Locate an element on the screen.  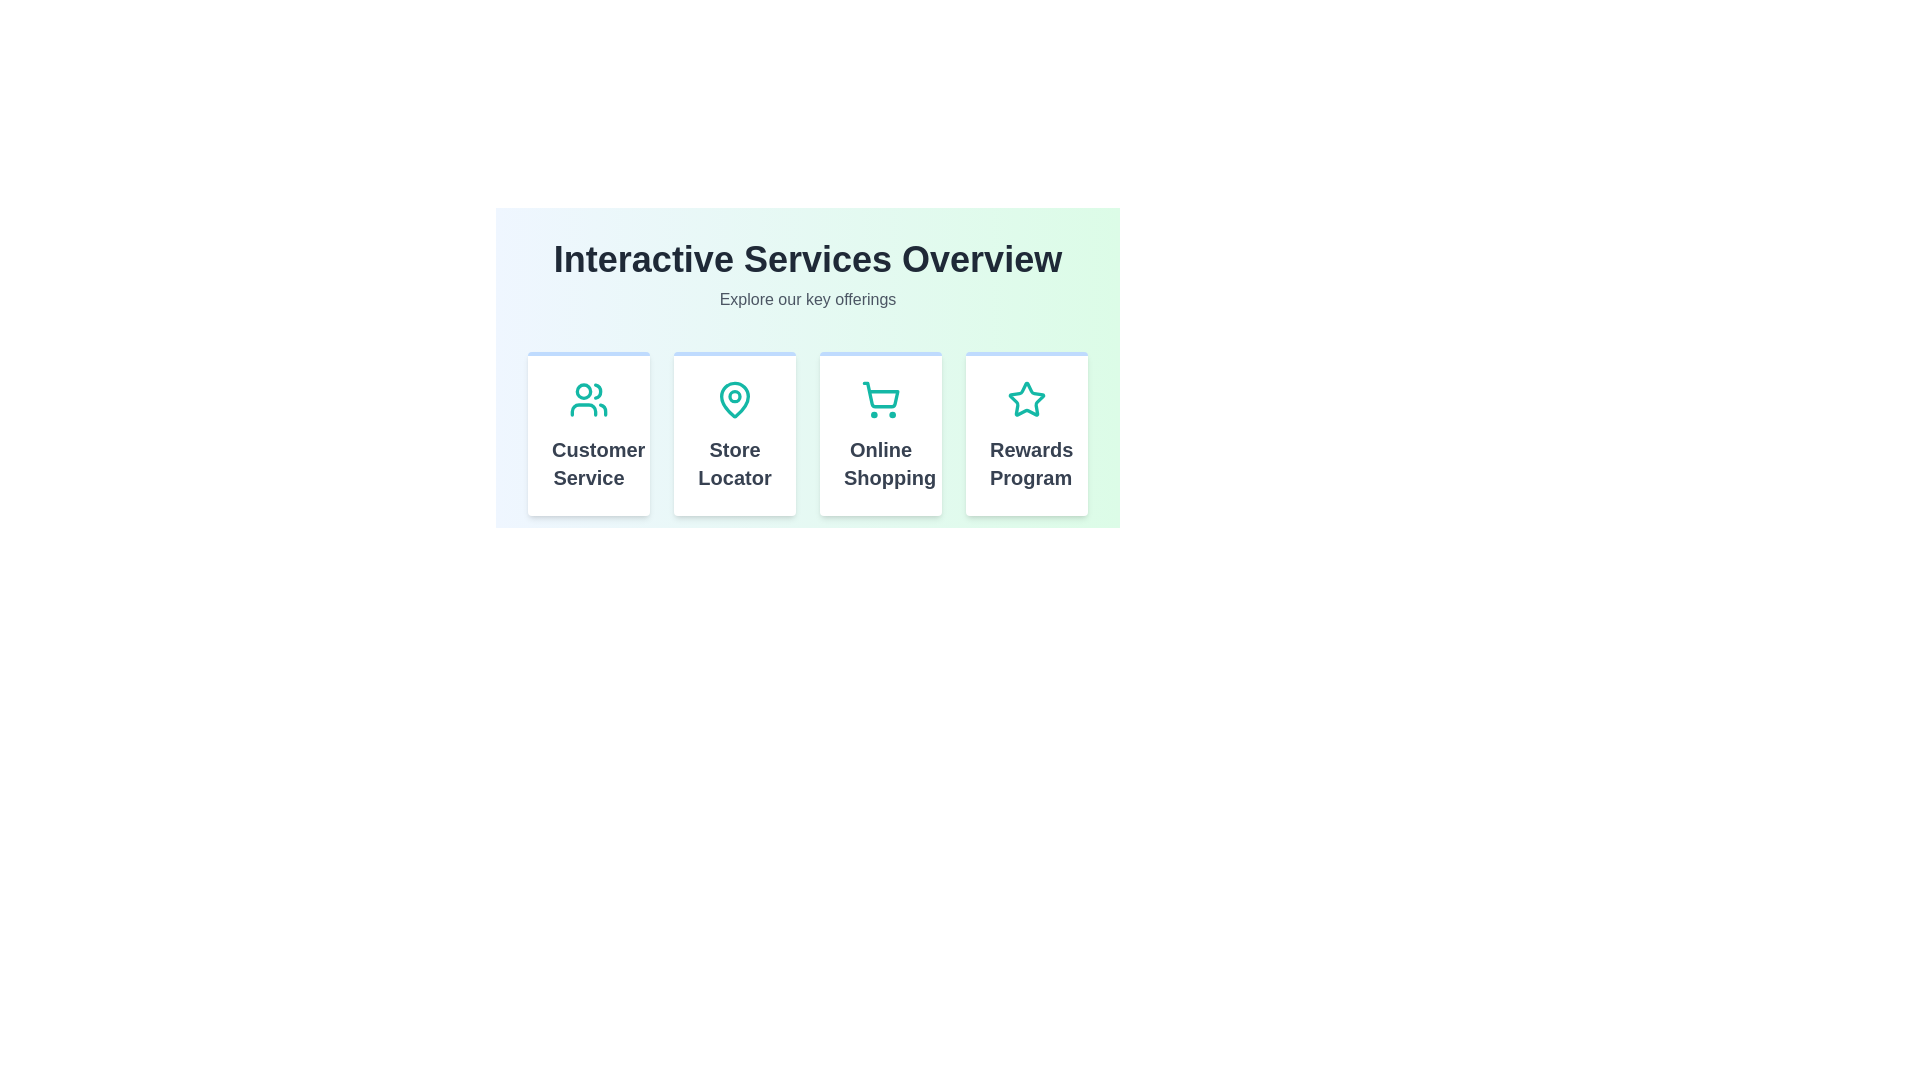
the teal star icon within the 'Rewards Program' card, which is located at the center of the card's top part is located at coordinates (1027, 400).